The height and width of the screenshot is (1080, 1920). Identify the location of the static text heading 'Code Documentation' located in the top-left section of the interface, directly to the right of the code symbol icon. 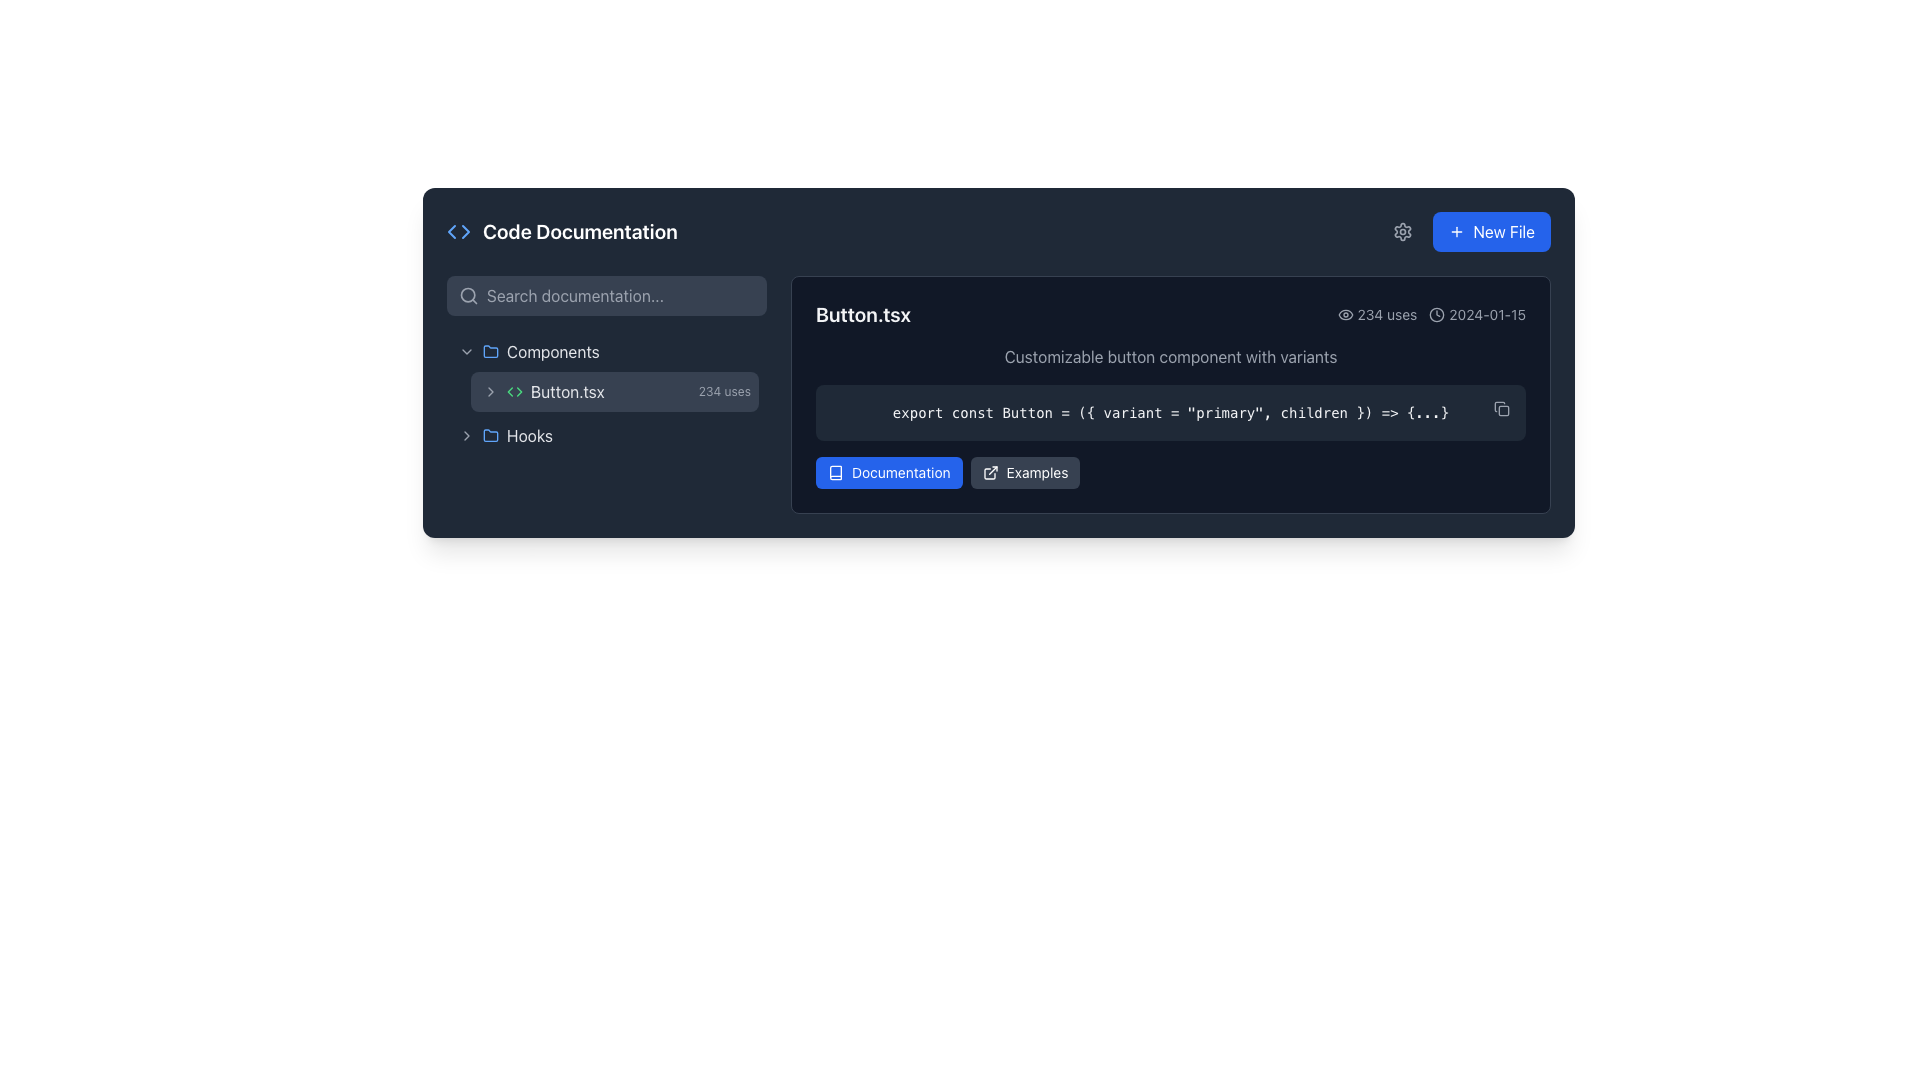
(579, 230).